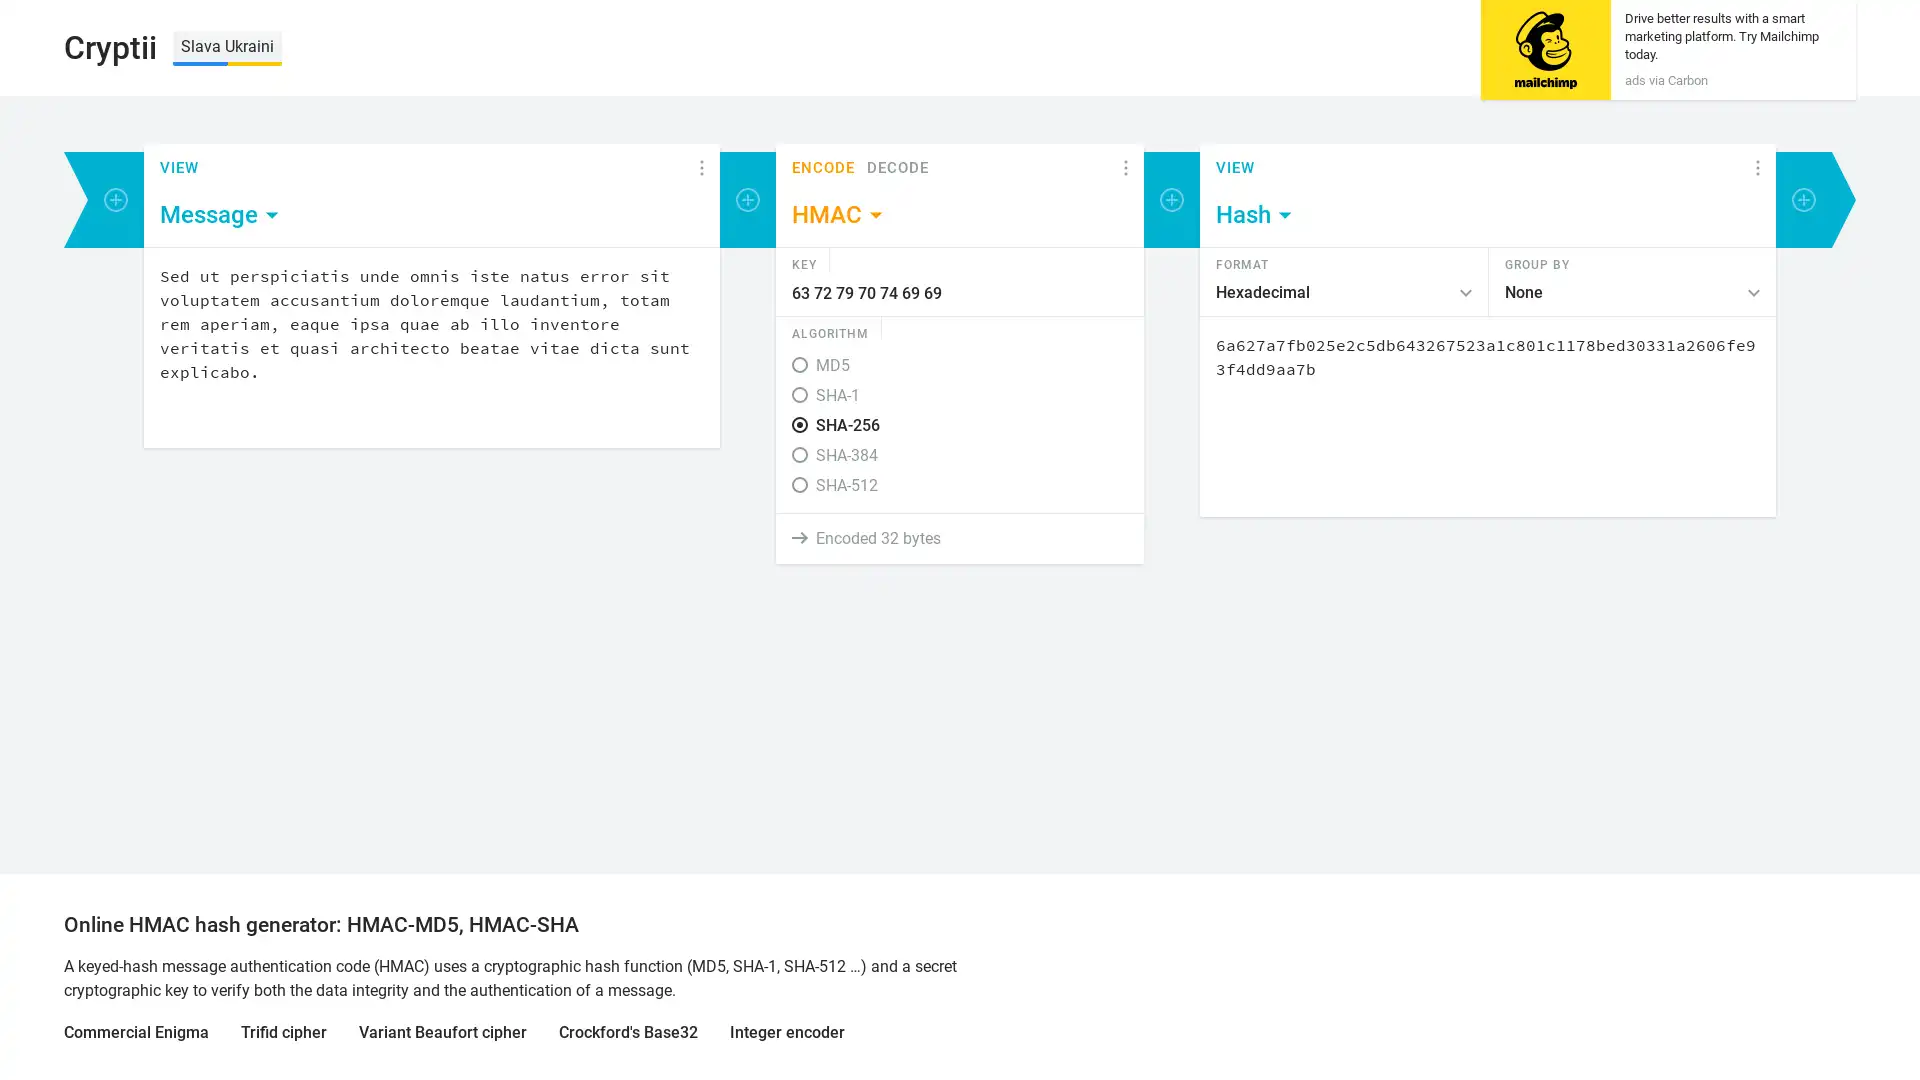 This screenshot has width=1920, height=1080. I want to click on Message, so click(220, 215).